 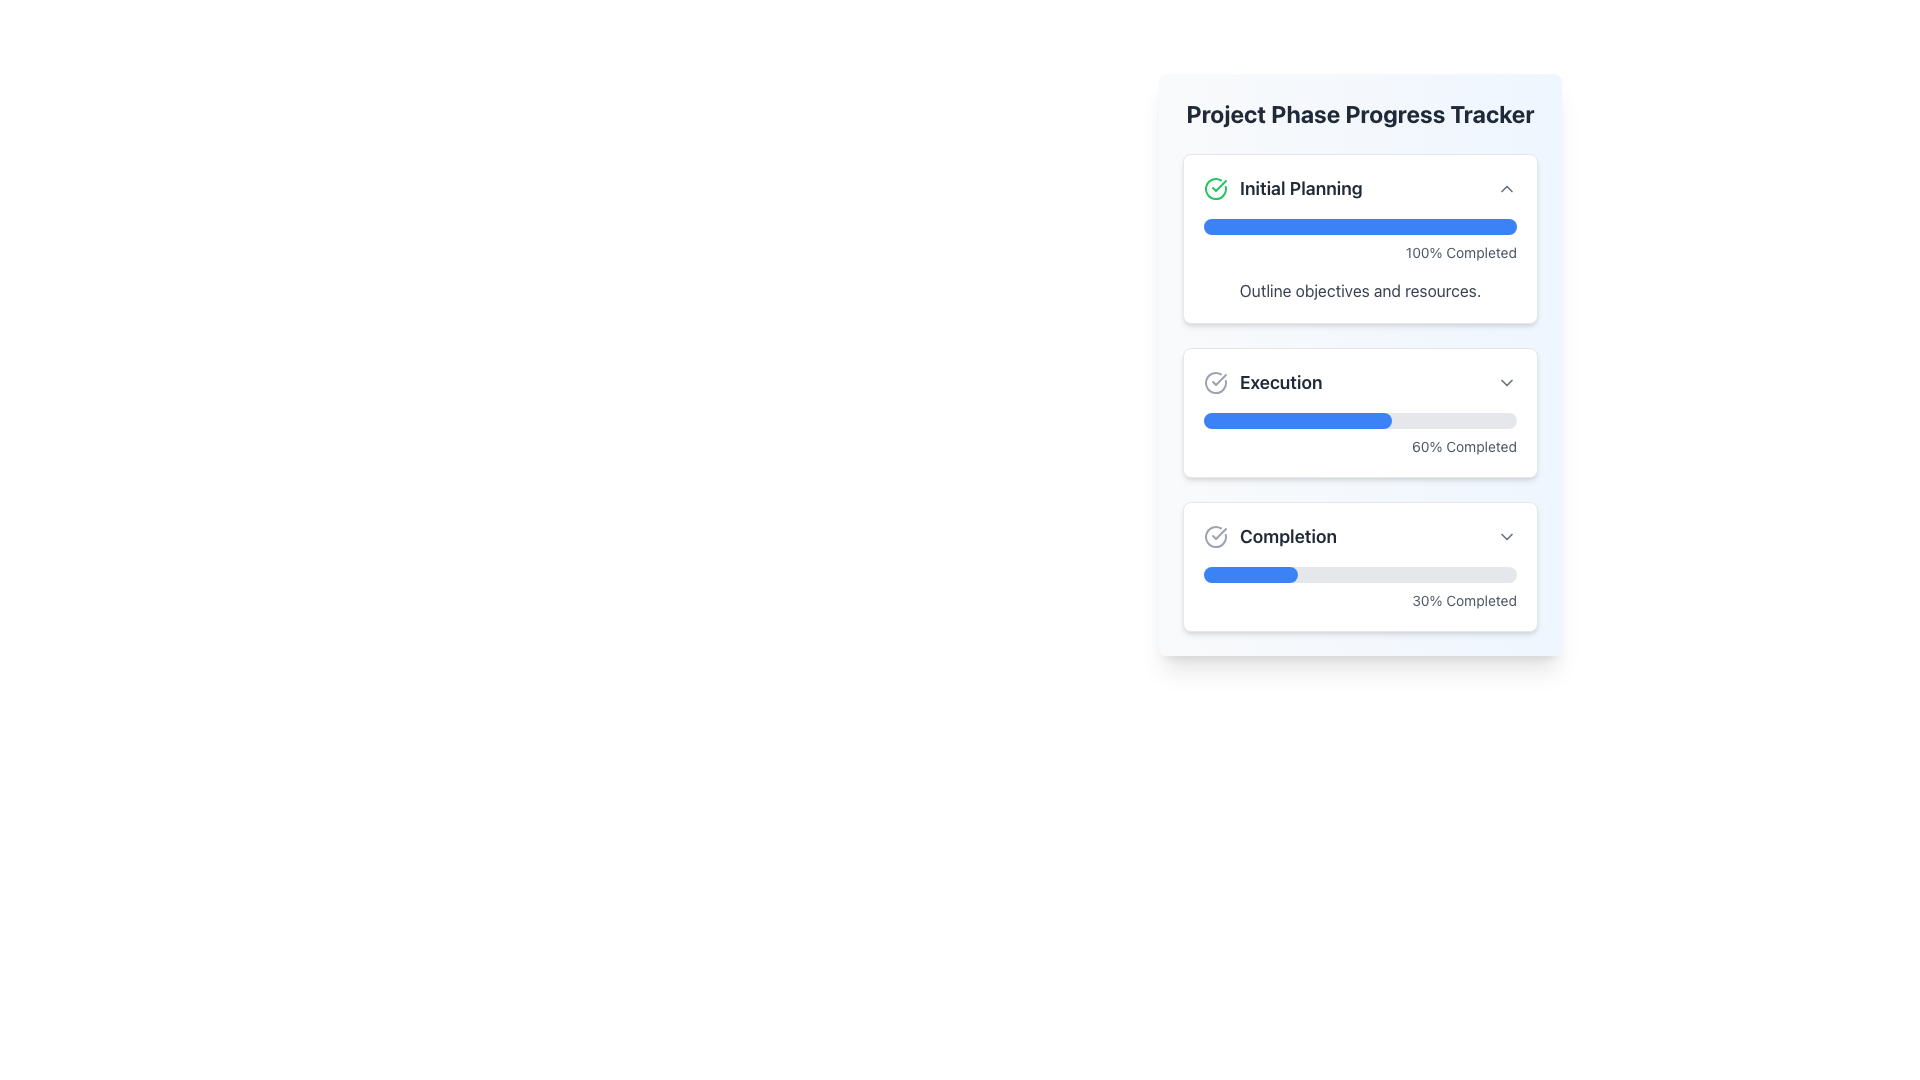 What do you see at coordinates (1214, 382) in the screenshot?
I see `the status icon indicating 'Execution', which is located to the left of the text label 'Execution' in the second item of a vertical card displaying progress phases` at bounding box center [1214, 382].